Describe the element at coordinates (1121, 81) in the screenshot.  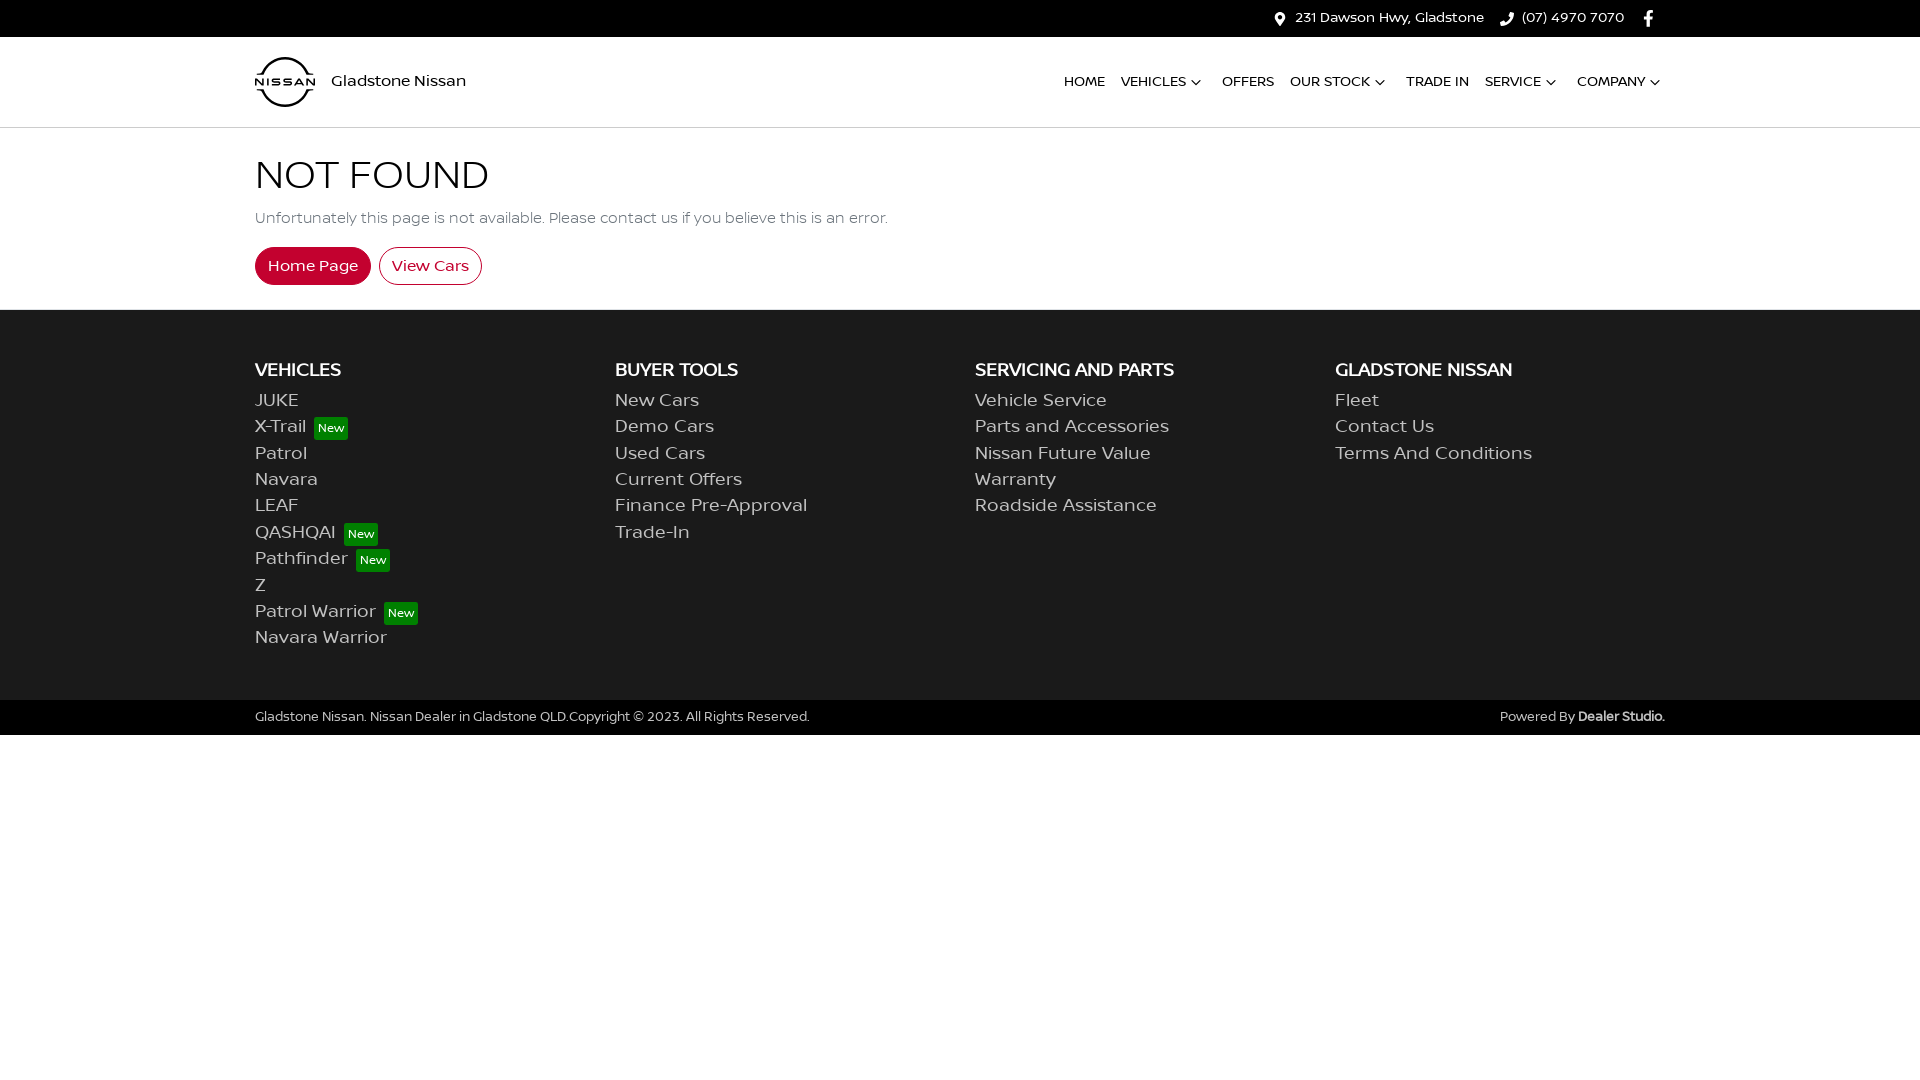
I see `'VEHICLES'` at that location.